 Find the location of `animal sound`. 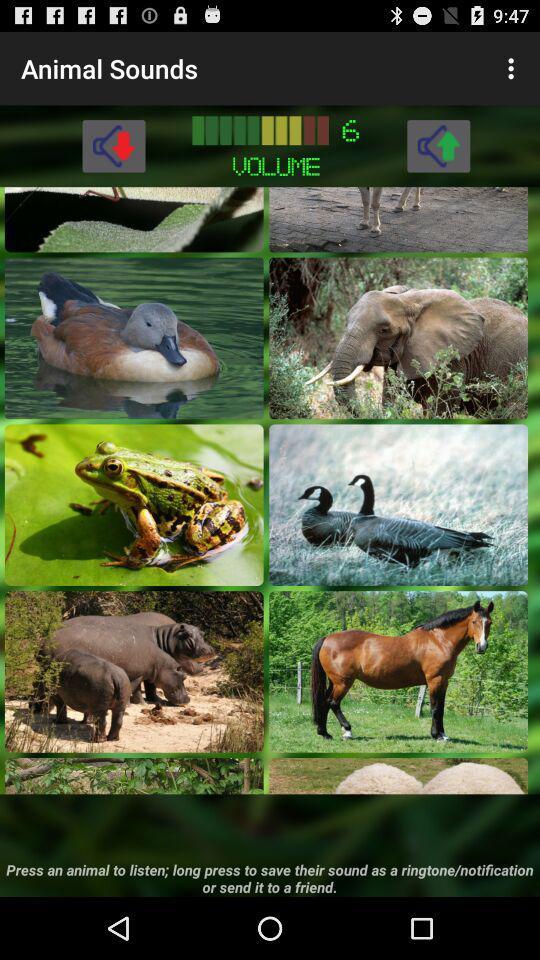

animal sound is located at coordinates (398, 671).